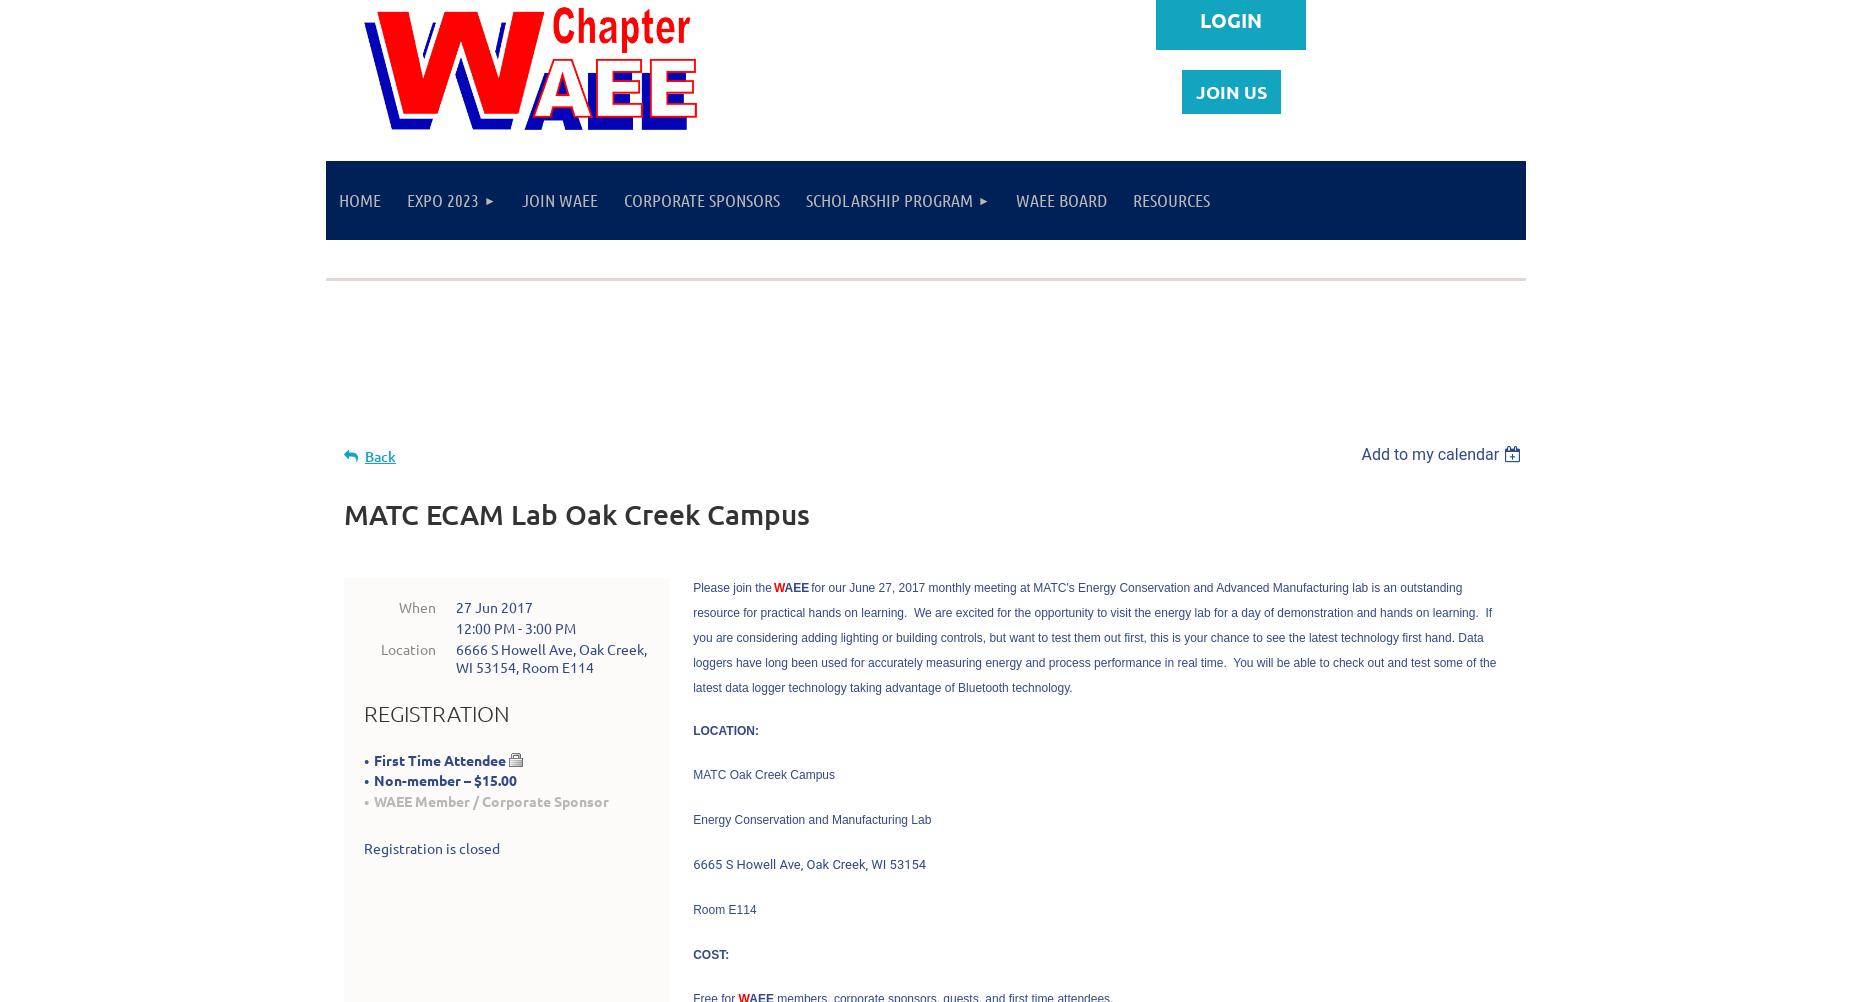 Image resolution: width=1852 pixels, height=1002 pixels. Describe the element at coordinates (783, 585) in the screenshot. I see `'AEE'` at that location.